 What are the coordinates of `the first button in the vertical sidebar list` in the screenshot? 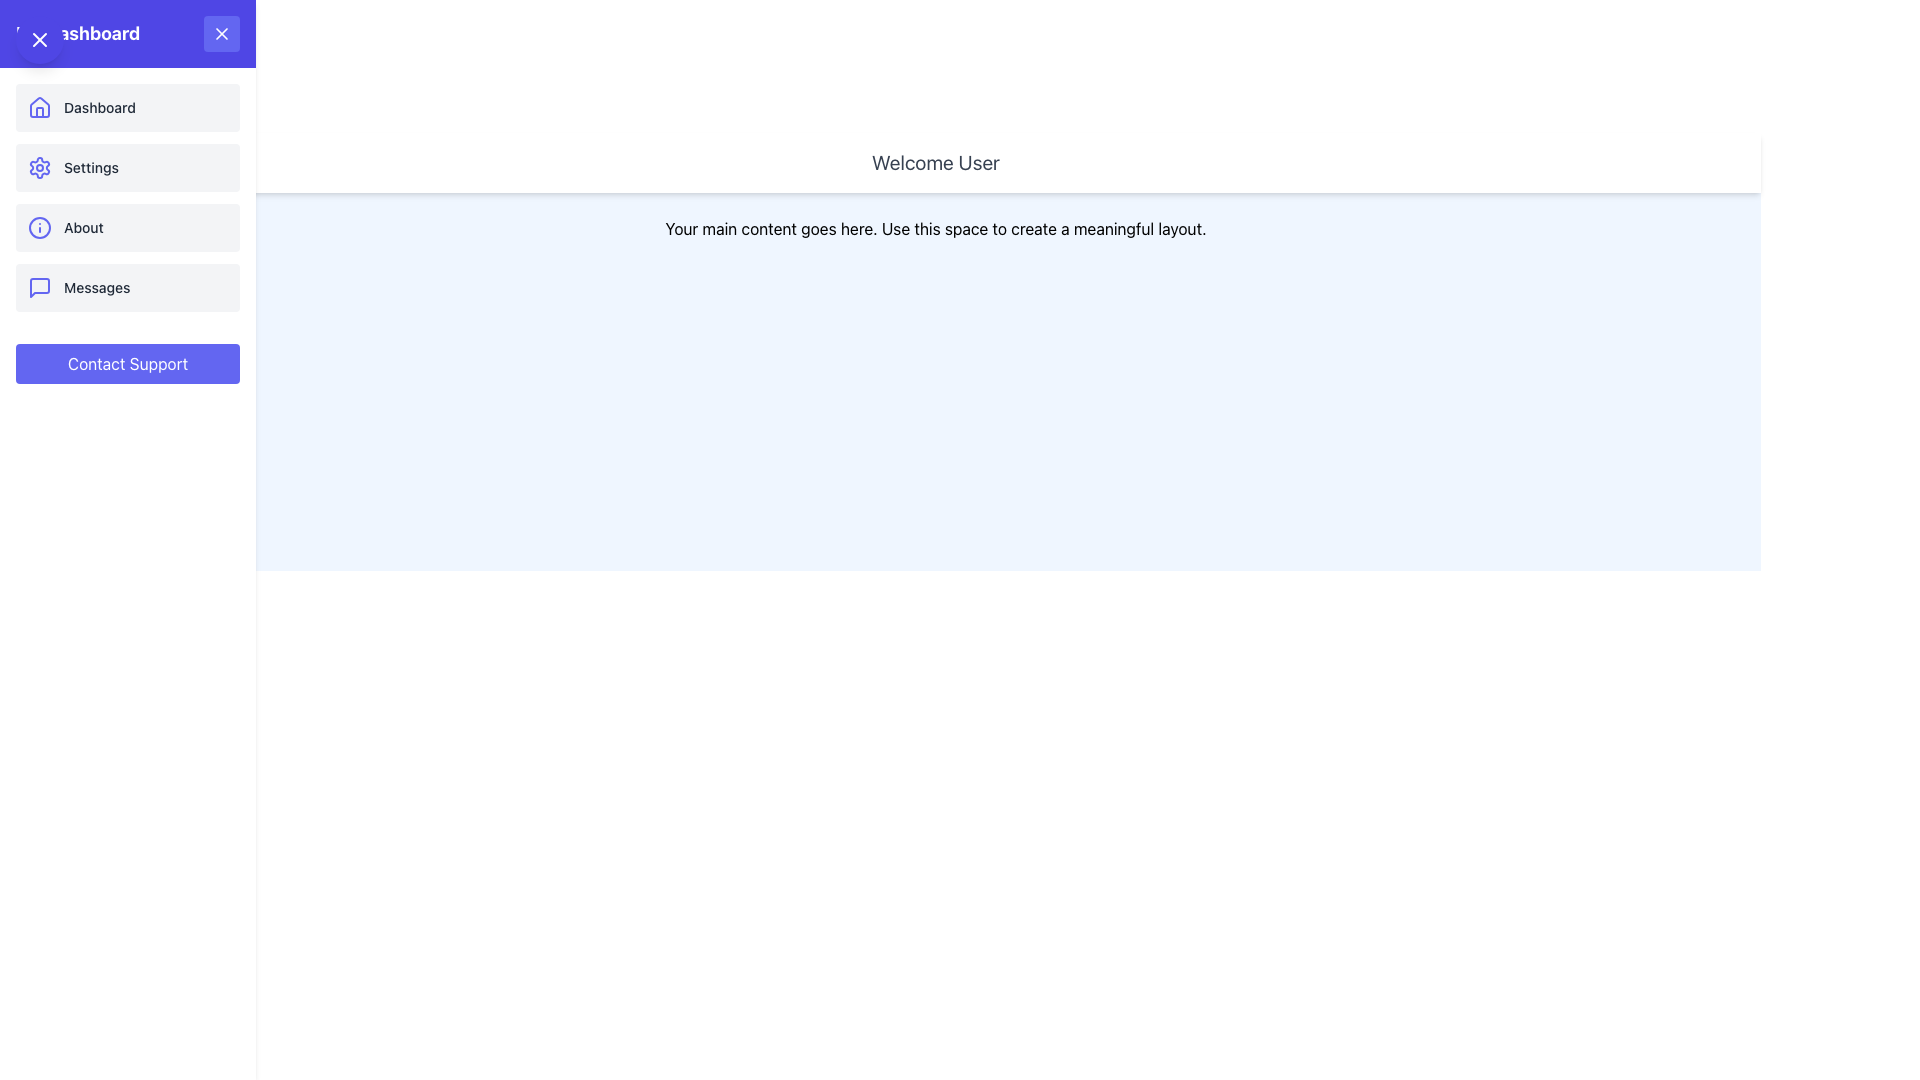 It's located at (127, 108).